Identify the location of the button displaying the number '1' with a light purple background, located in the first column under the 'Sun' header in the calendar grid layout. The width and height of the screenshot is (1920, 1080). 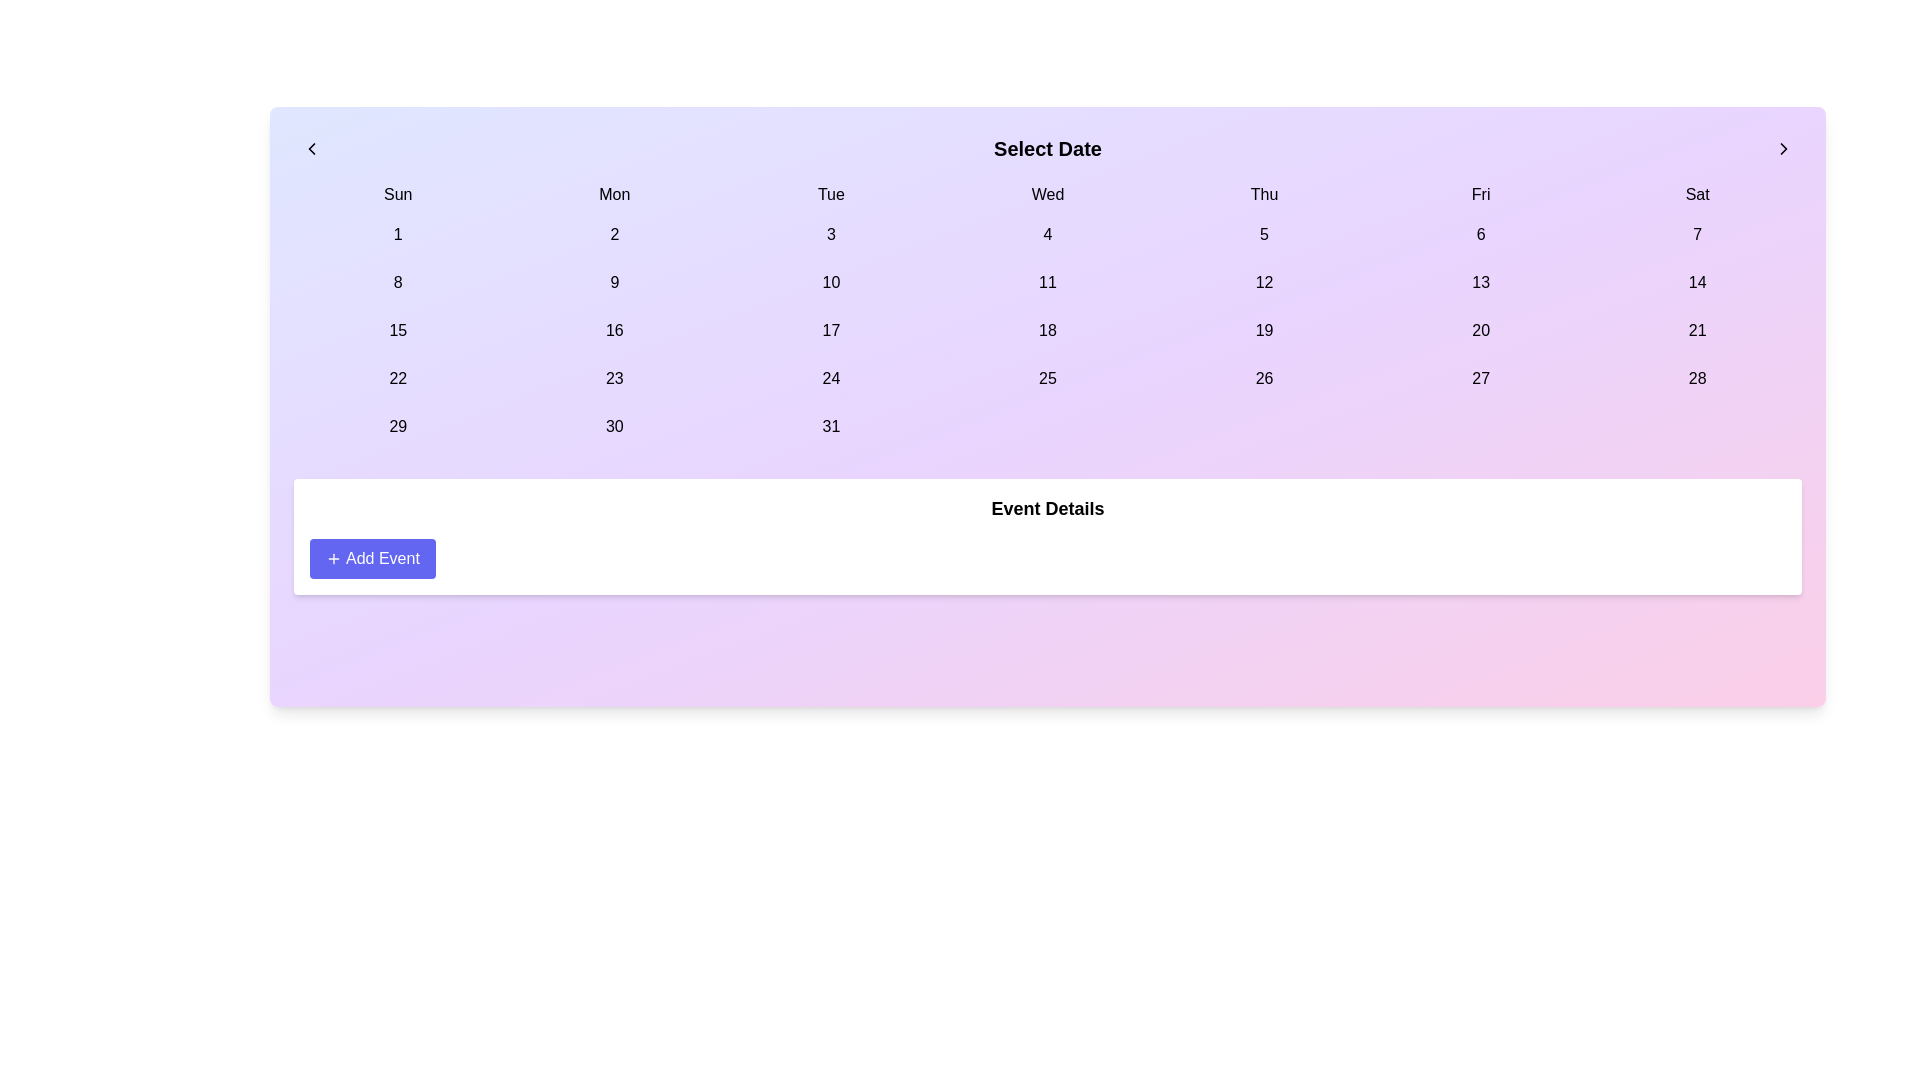
(398, 234).